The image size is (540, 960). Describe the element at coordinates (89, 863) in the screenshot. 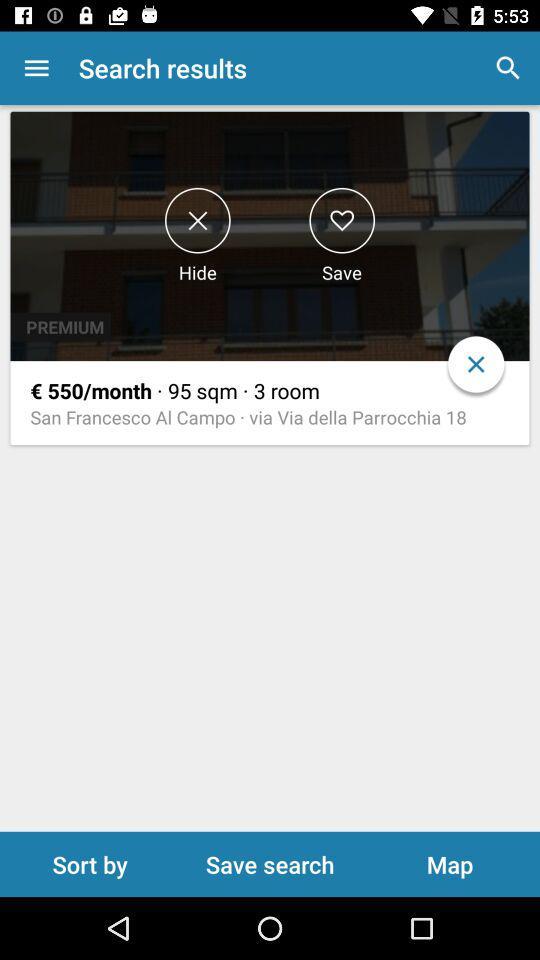

I see `the item at the bottom left corner` at that location.